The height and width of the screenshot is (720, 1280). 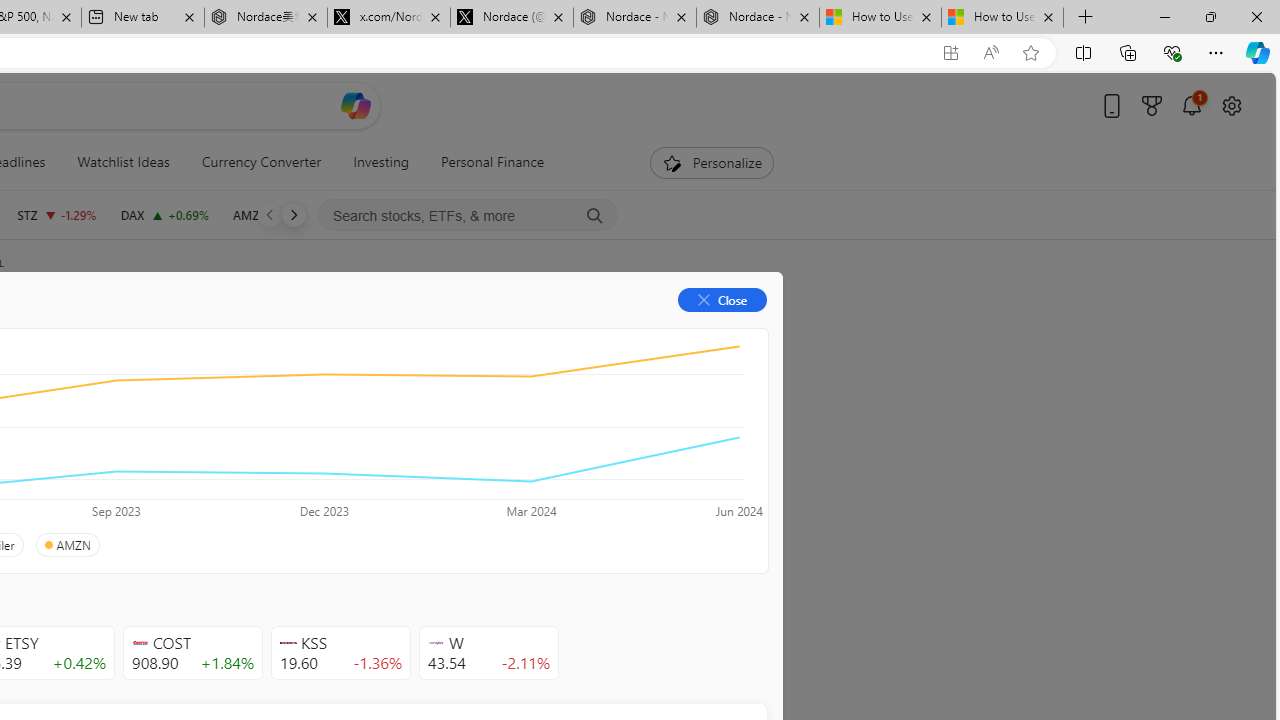 What do you see at coordinates (493, 162) in the screenshot?
I see `'Personal Finance'` at bounding box center [493, 162].